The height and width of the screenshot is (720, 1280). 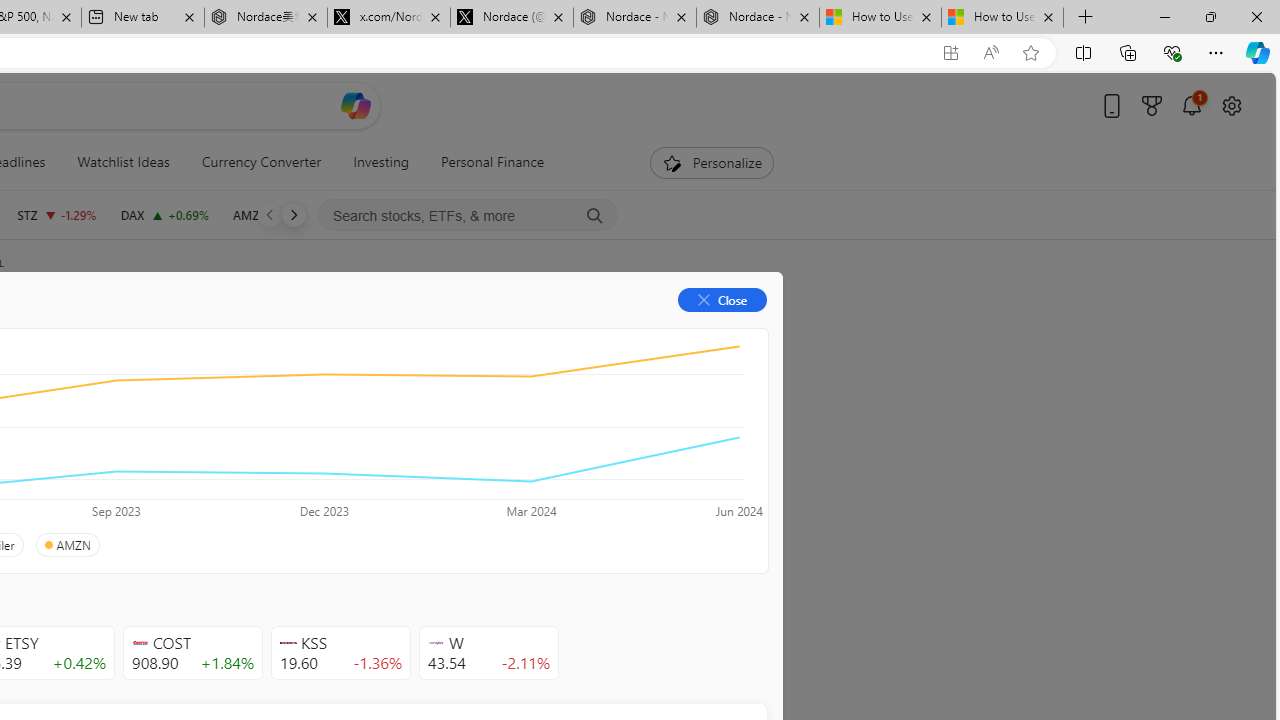 What do you see at coordinates (493, 162) in the screenshot?
I see `'Personal Finance'` at bounding box center [493, 162].